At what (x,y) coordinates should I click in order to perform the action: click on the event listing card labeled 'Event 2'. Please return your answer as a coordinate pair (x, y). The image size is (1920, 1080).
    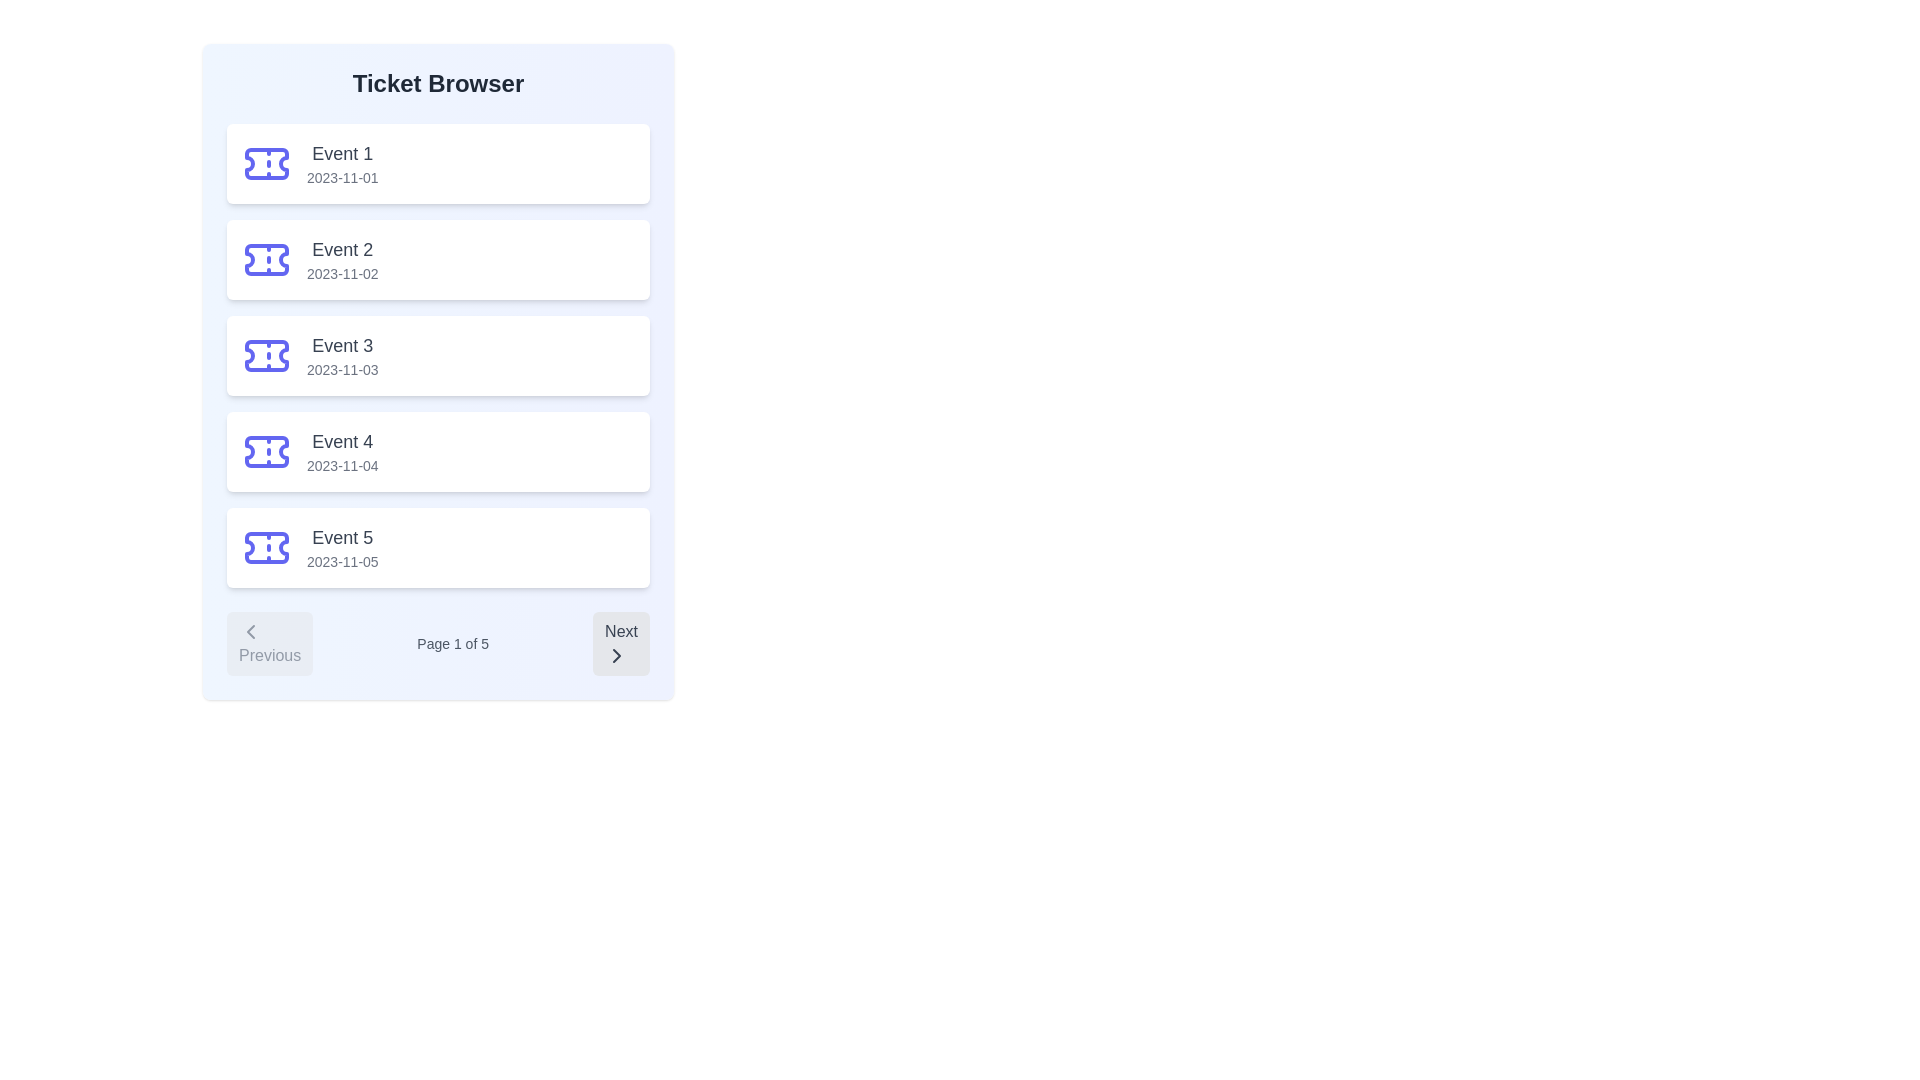
    Looking at the image, I should click on (437, 258).